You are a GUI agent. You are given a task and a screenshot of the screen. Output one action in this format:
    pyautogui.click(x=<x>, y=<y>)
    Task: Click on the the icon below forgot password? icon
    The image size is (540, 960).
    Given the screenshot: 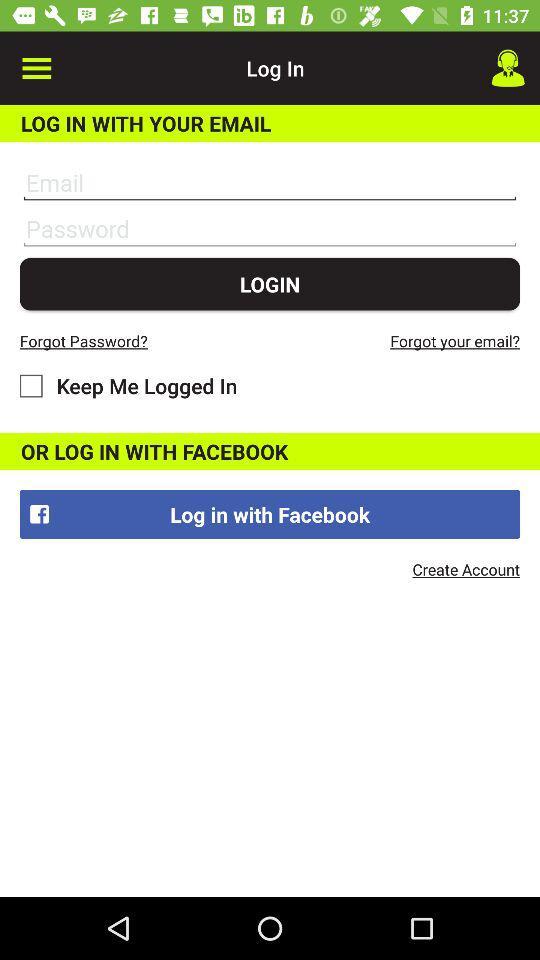 What is the action you would take?
    pyautogui.click(x=128, y=384)
    